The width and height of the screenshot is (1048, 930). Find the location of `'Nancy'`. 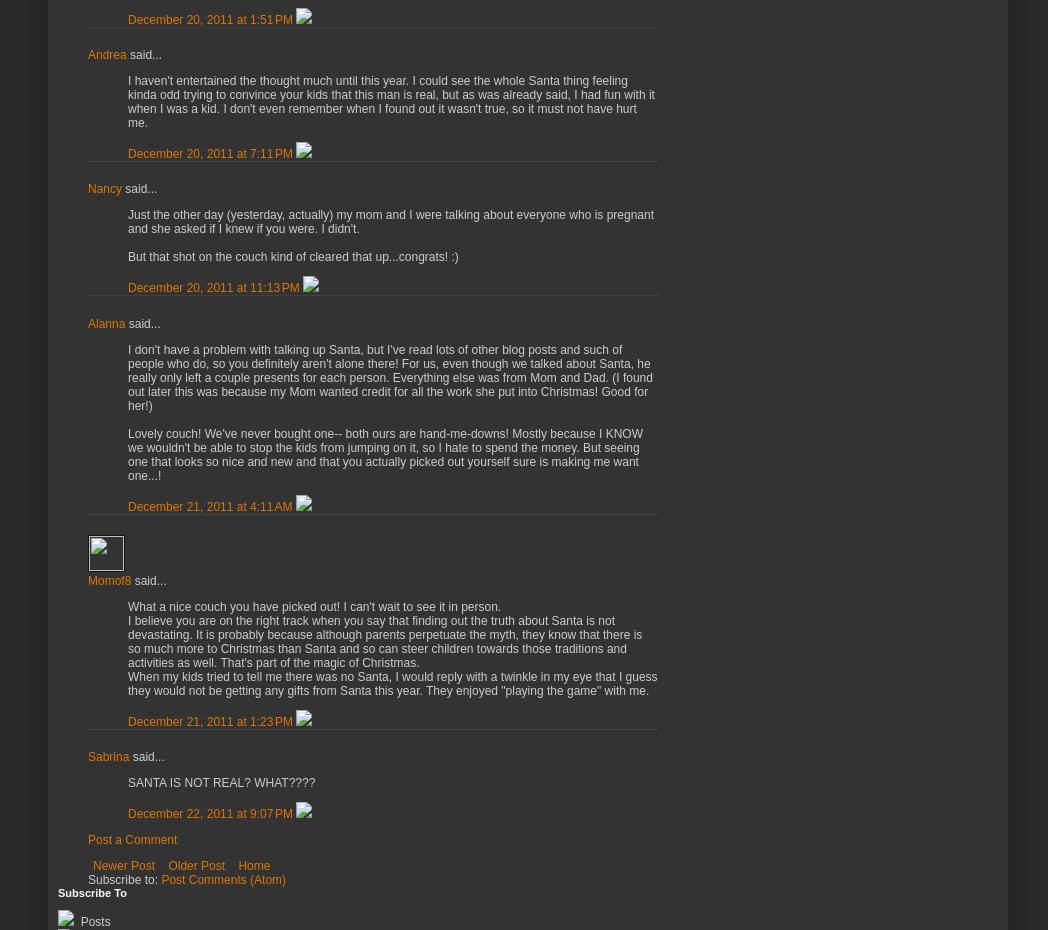

'Nancy' is located at coordinates (104, 187).